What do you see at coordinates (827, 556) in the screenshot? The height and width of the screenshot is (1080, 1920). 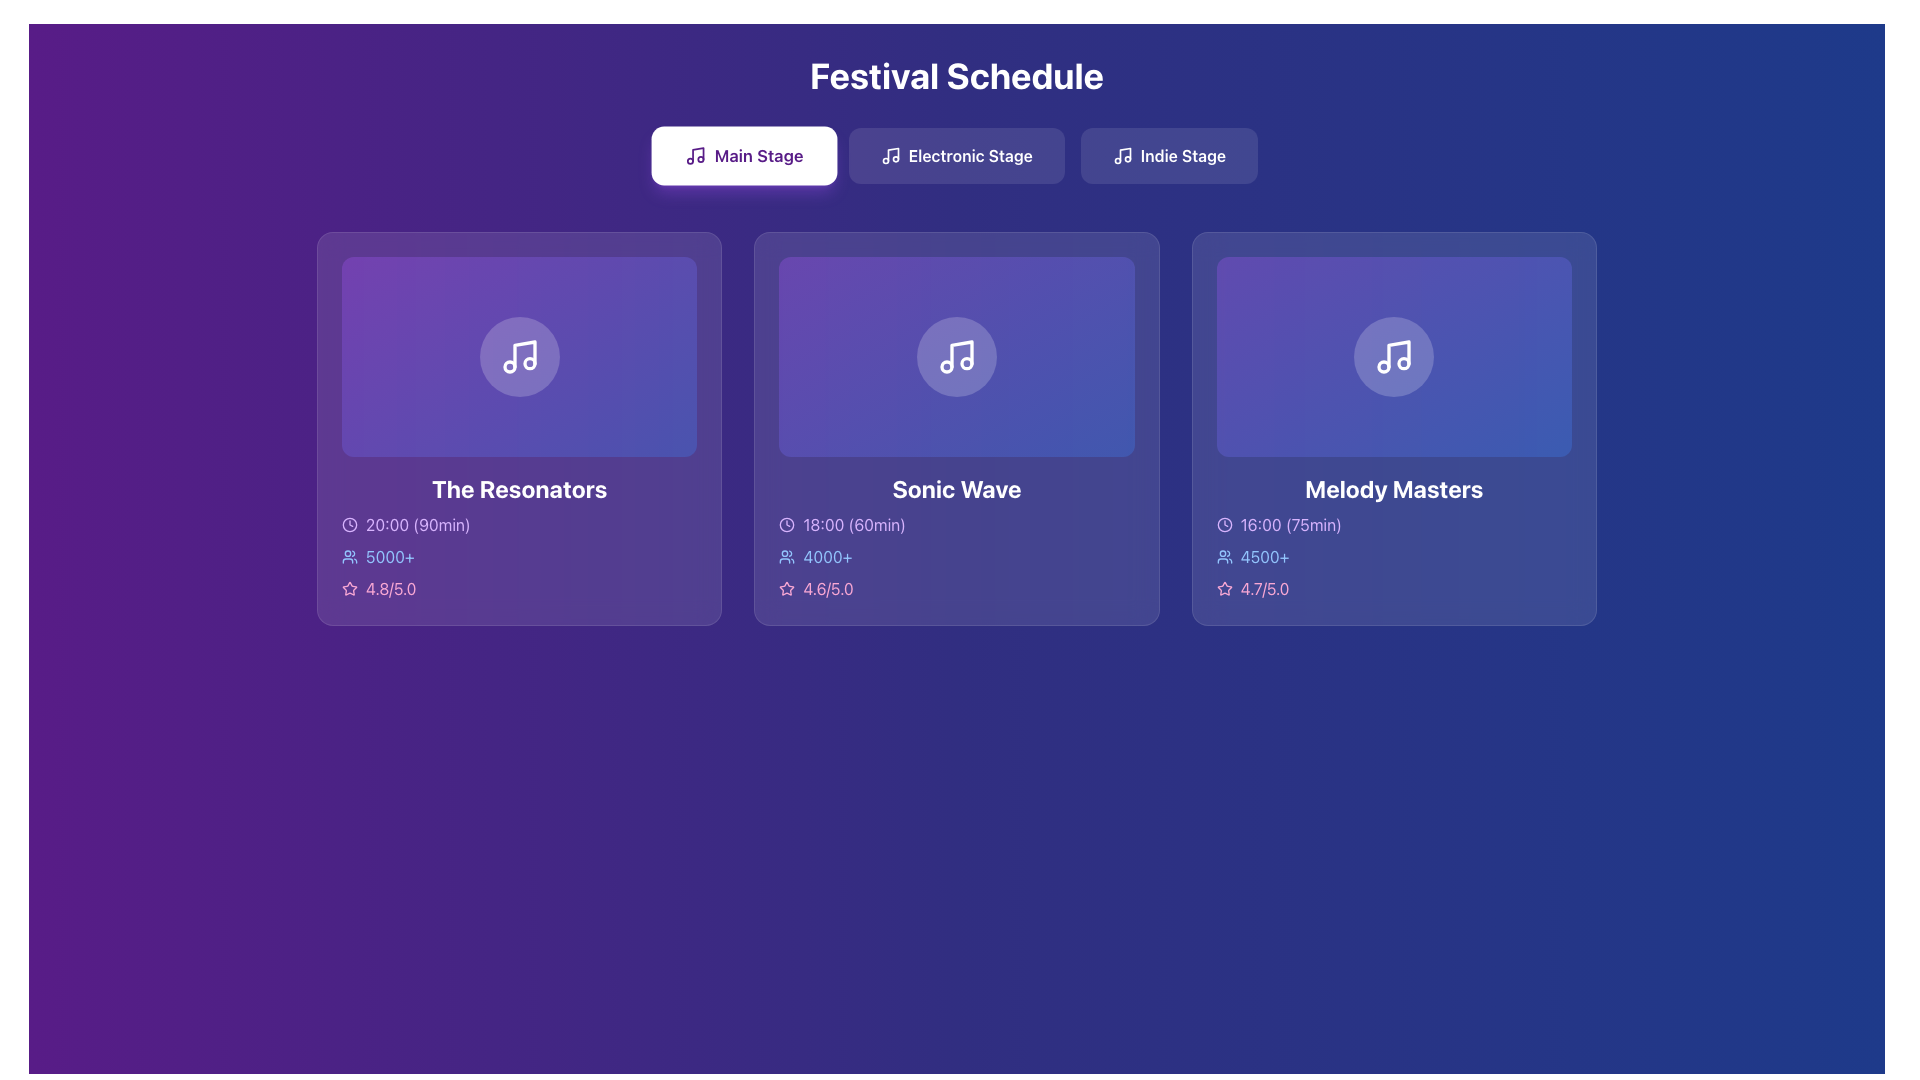 I see `the Text label displaying '4000+' in blue font, located to the right of an icon under the 'Sonic Wave' card` at bounding box center [827, 556].